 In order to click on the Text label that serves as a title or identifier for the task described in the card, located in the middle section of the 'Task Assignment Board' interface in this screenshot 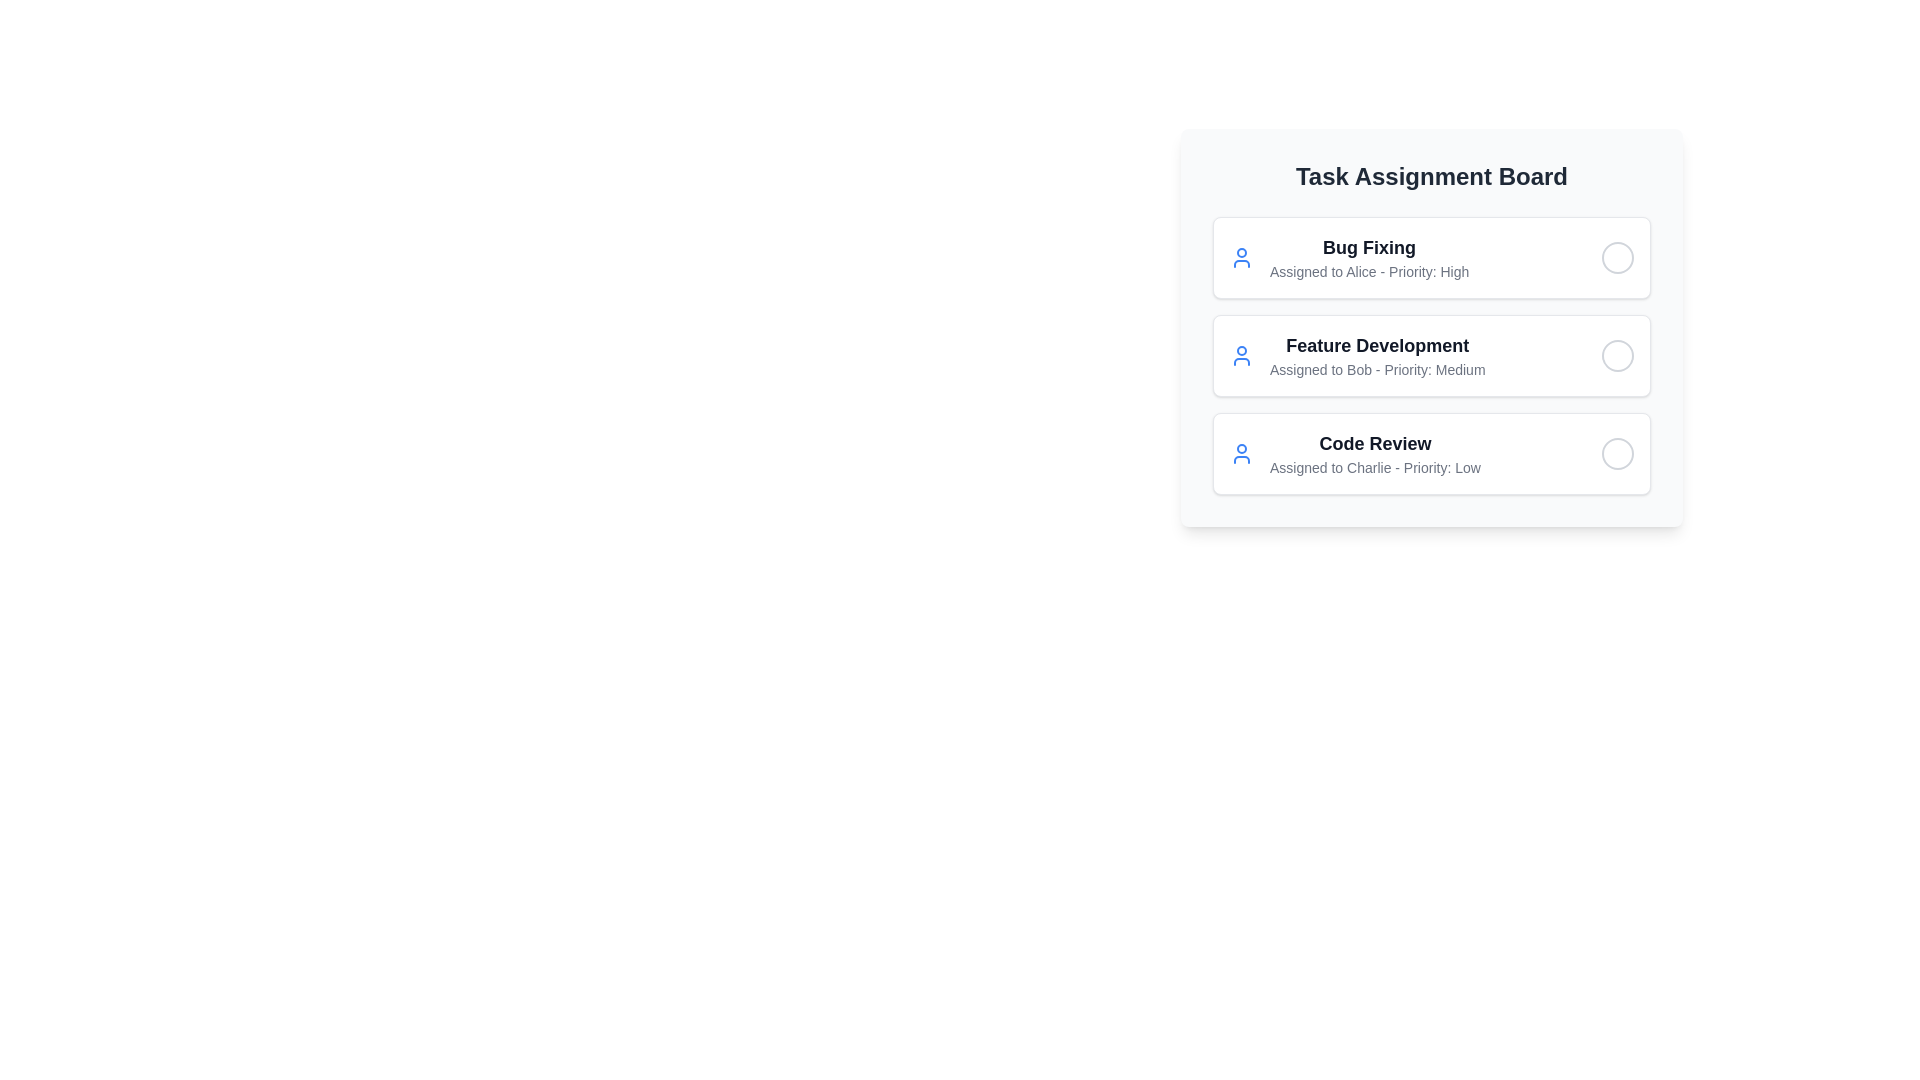, I will do `click(1376, 345)`.